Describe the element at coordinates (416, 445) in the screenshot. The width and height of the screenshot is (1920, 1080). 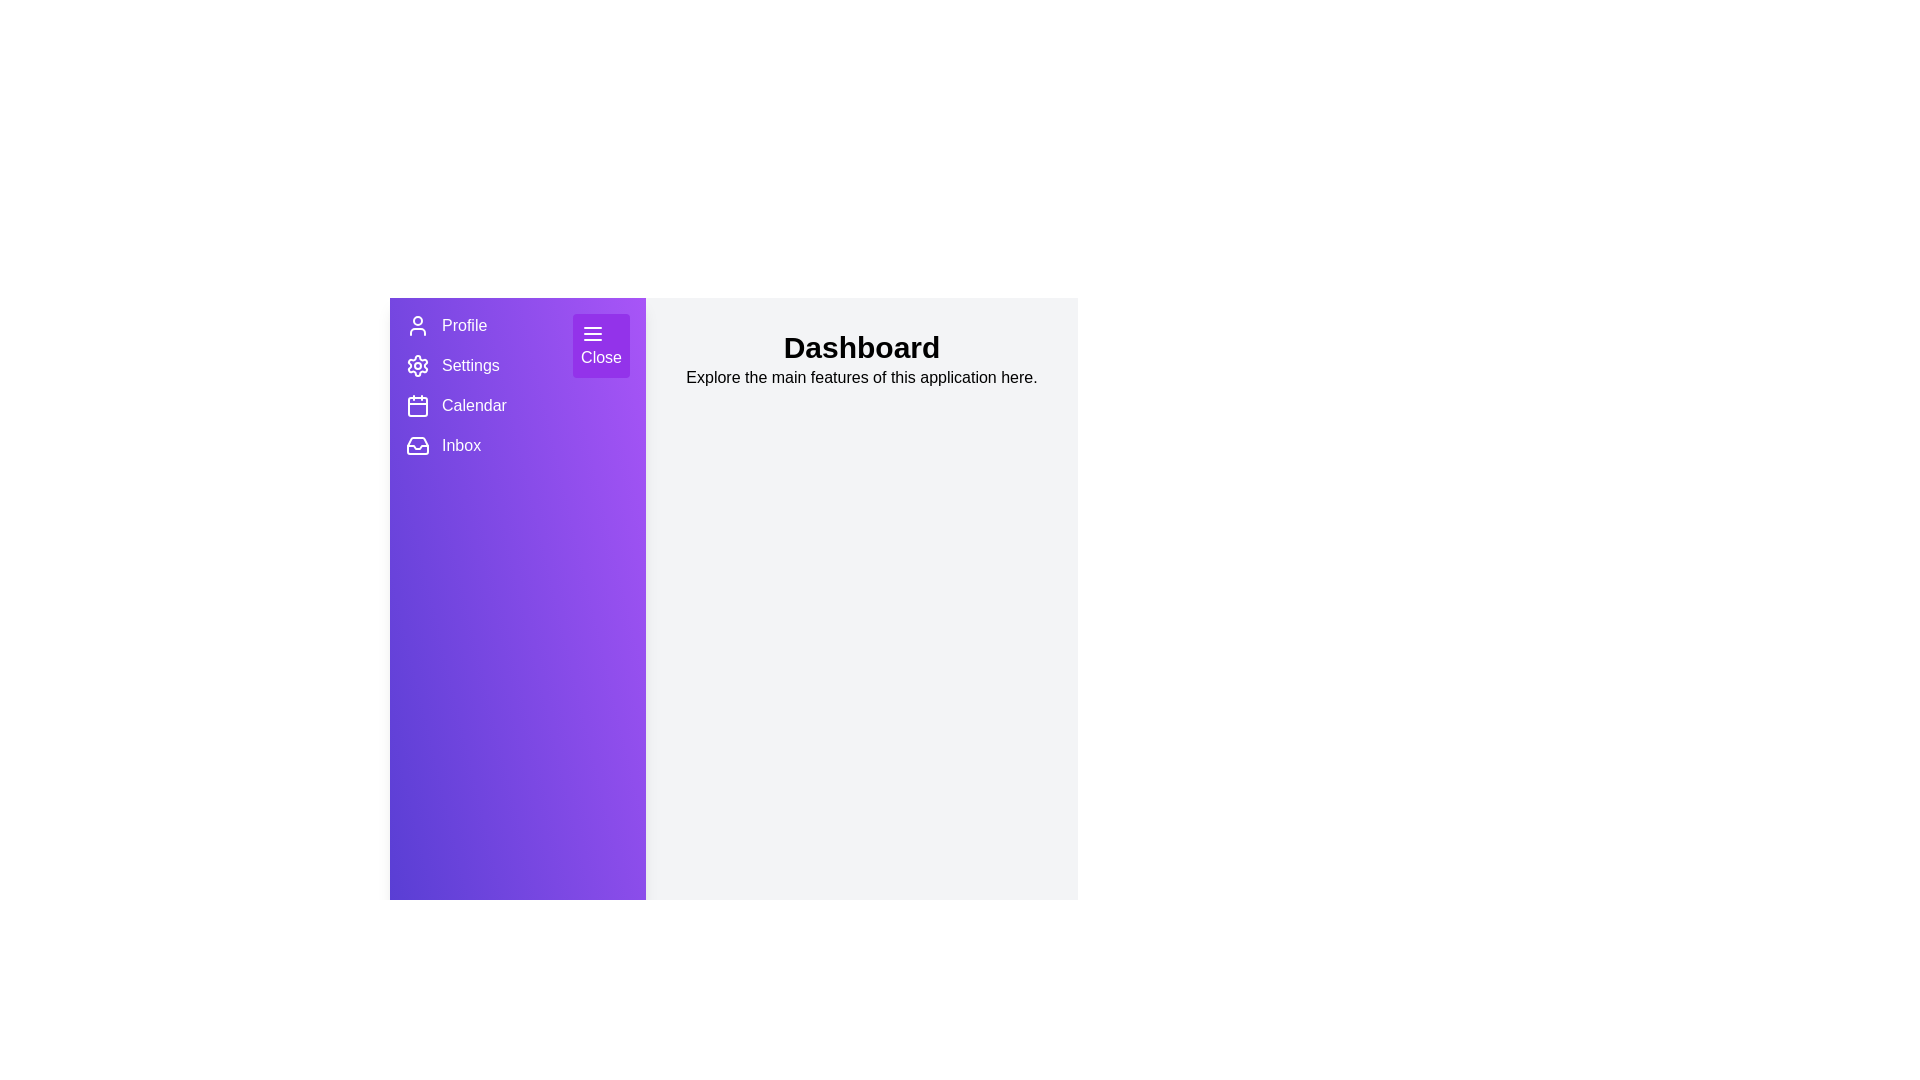
I see `the menu item Inbox` at that location.